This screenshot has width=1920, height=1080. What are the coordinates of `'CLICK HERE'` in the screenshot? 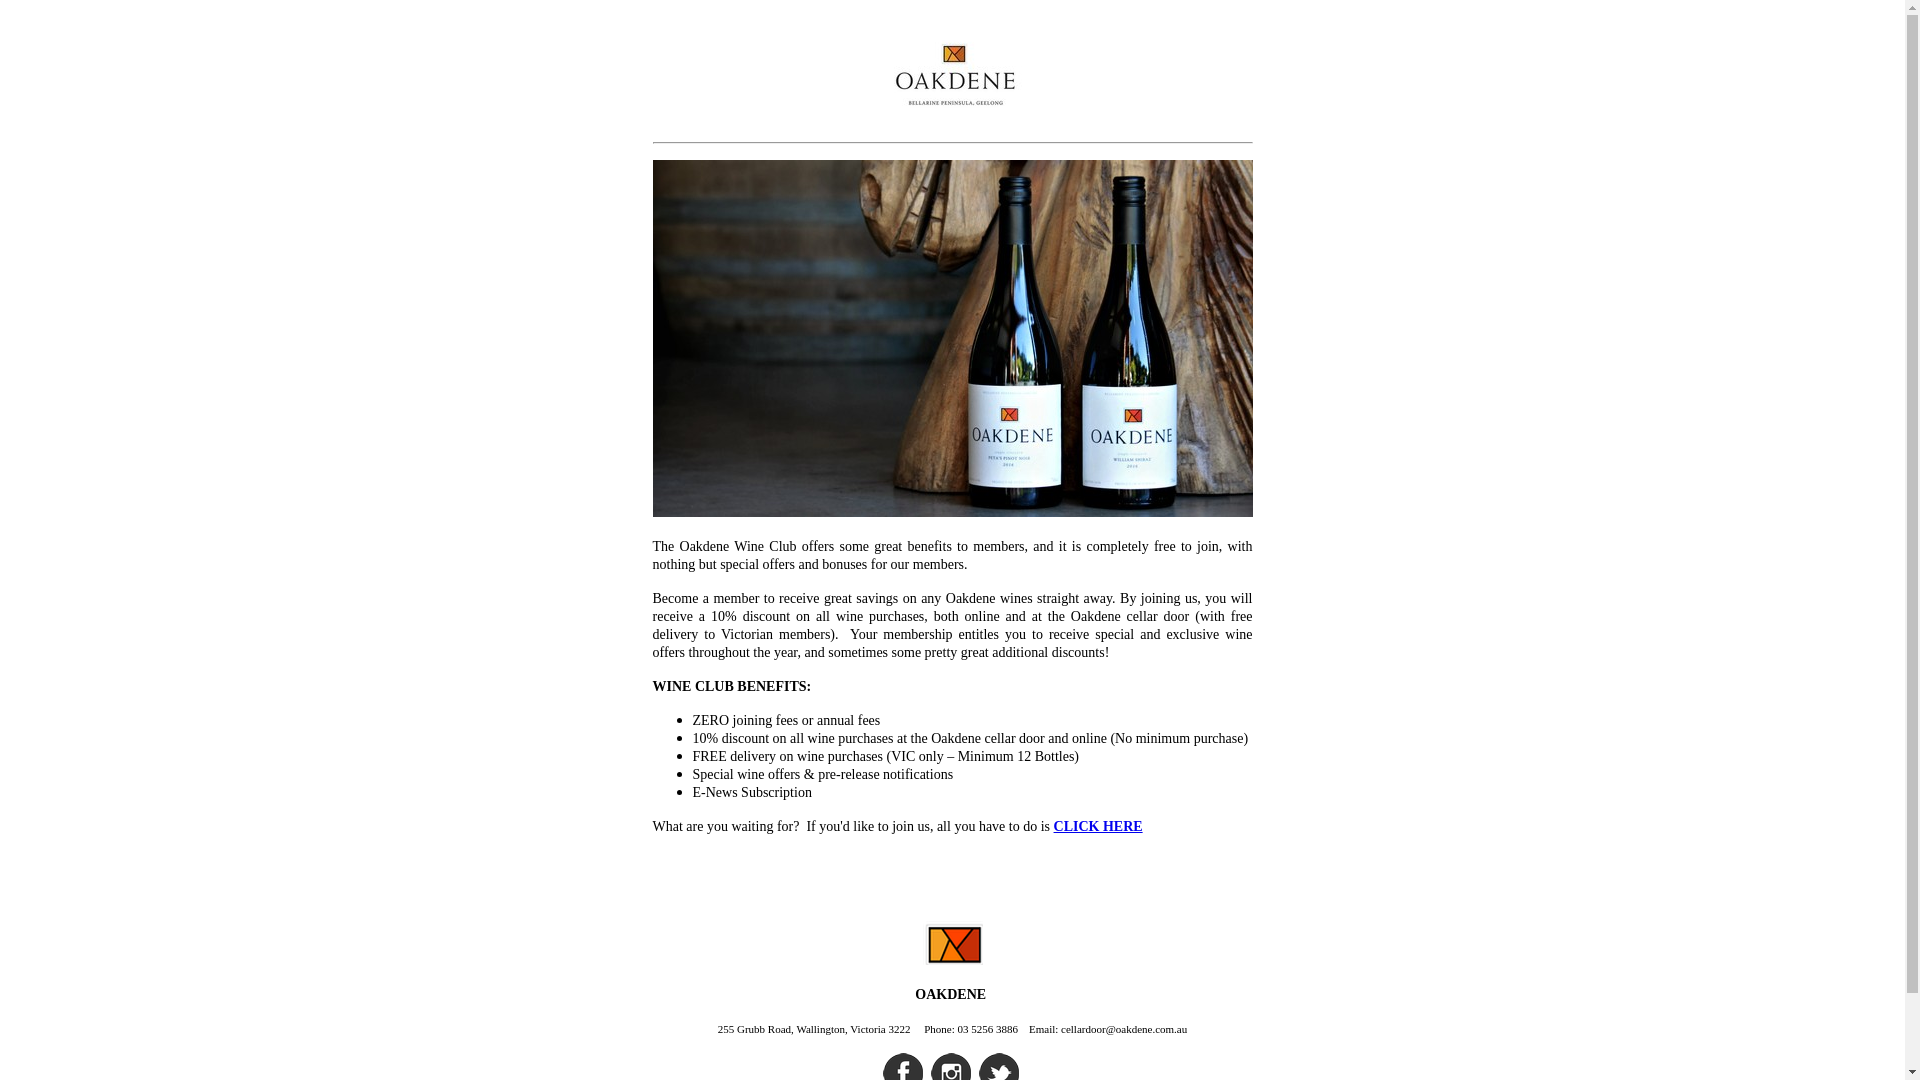 It's located at (1053, 826).